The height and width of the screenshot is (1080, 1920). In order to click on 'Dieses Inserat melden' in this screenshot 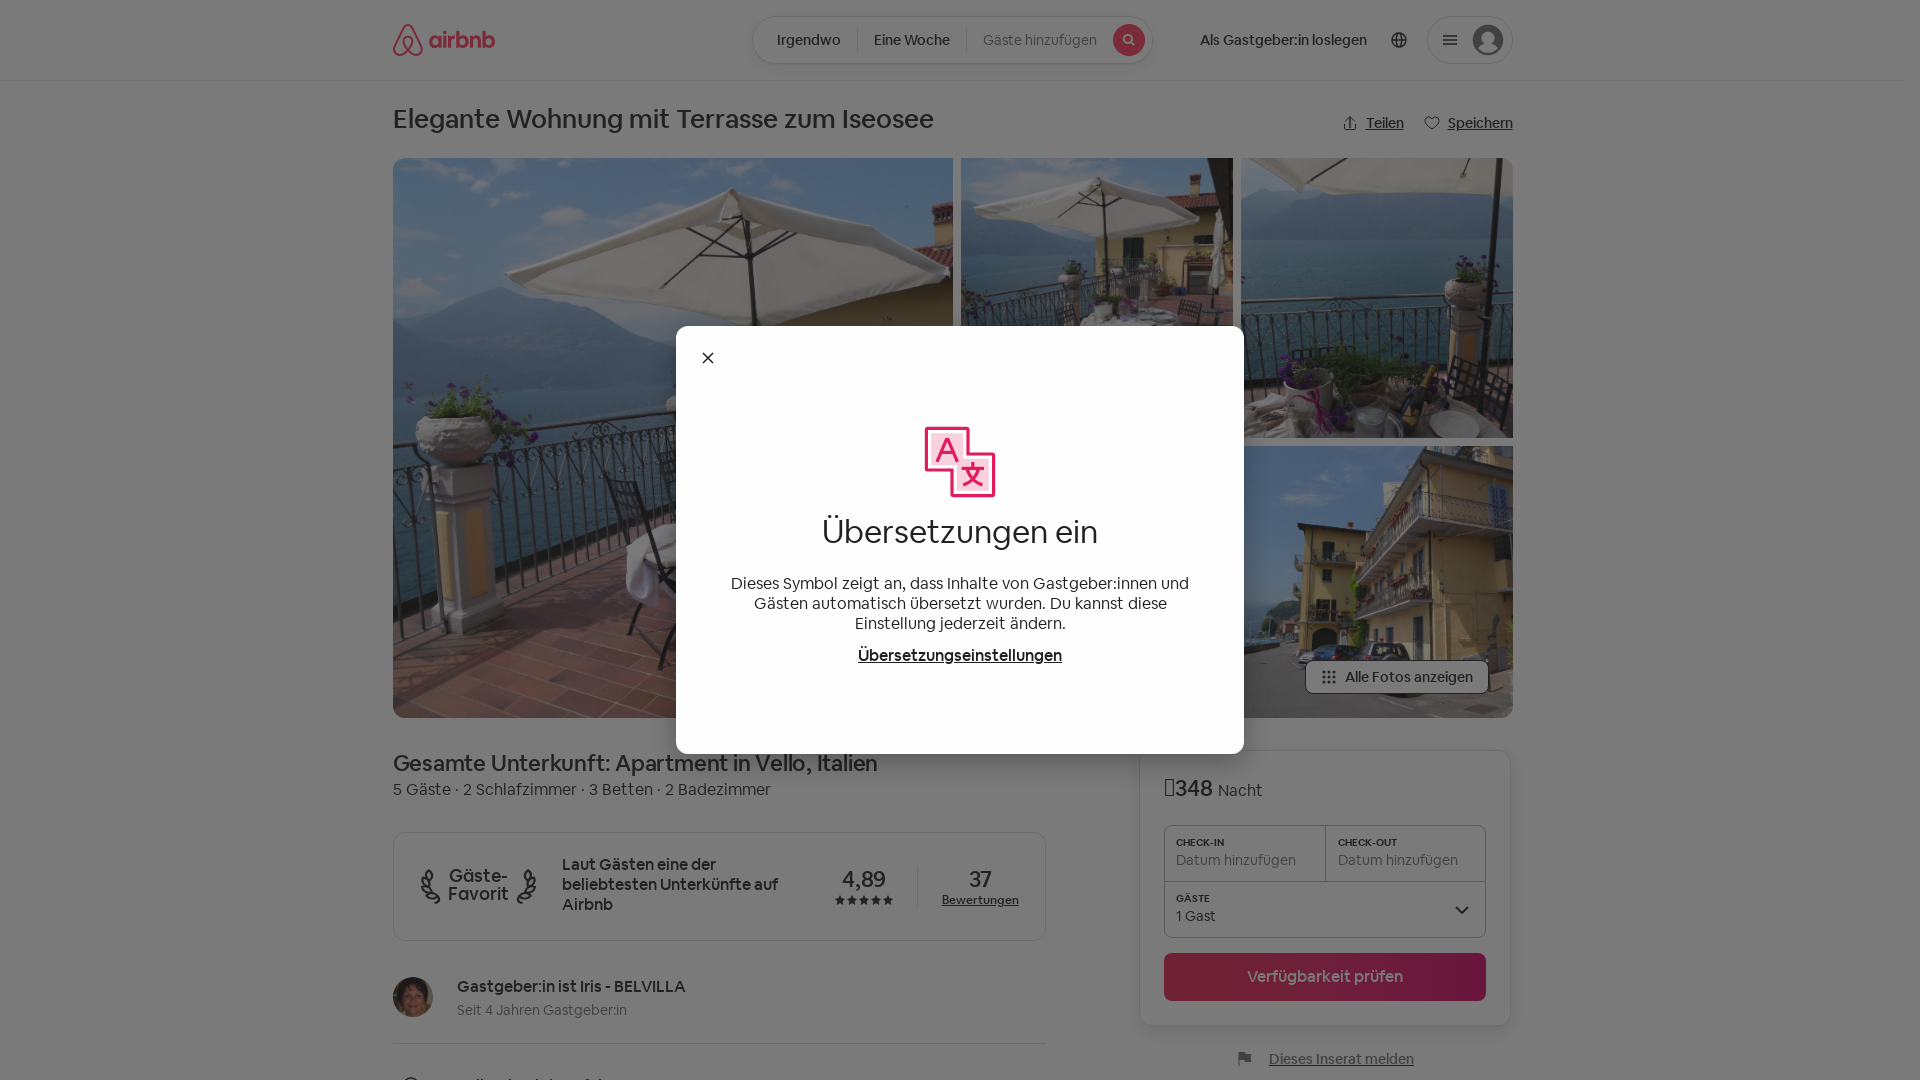, I will do `click(1325, 1058)`.